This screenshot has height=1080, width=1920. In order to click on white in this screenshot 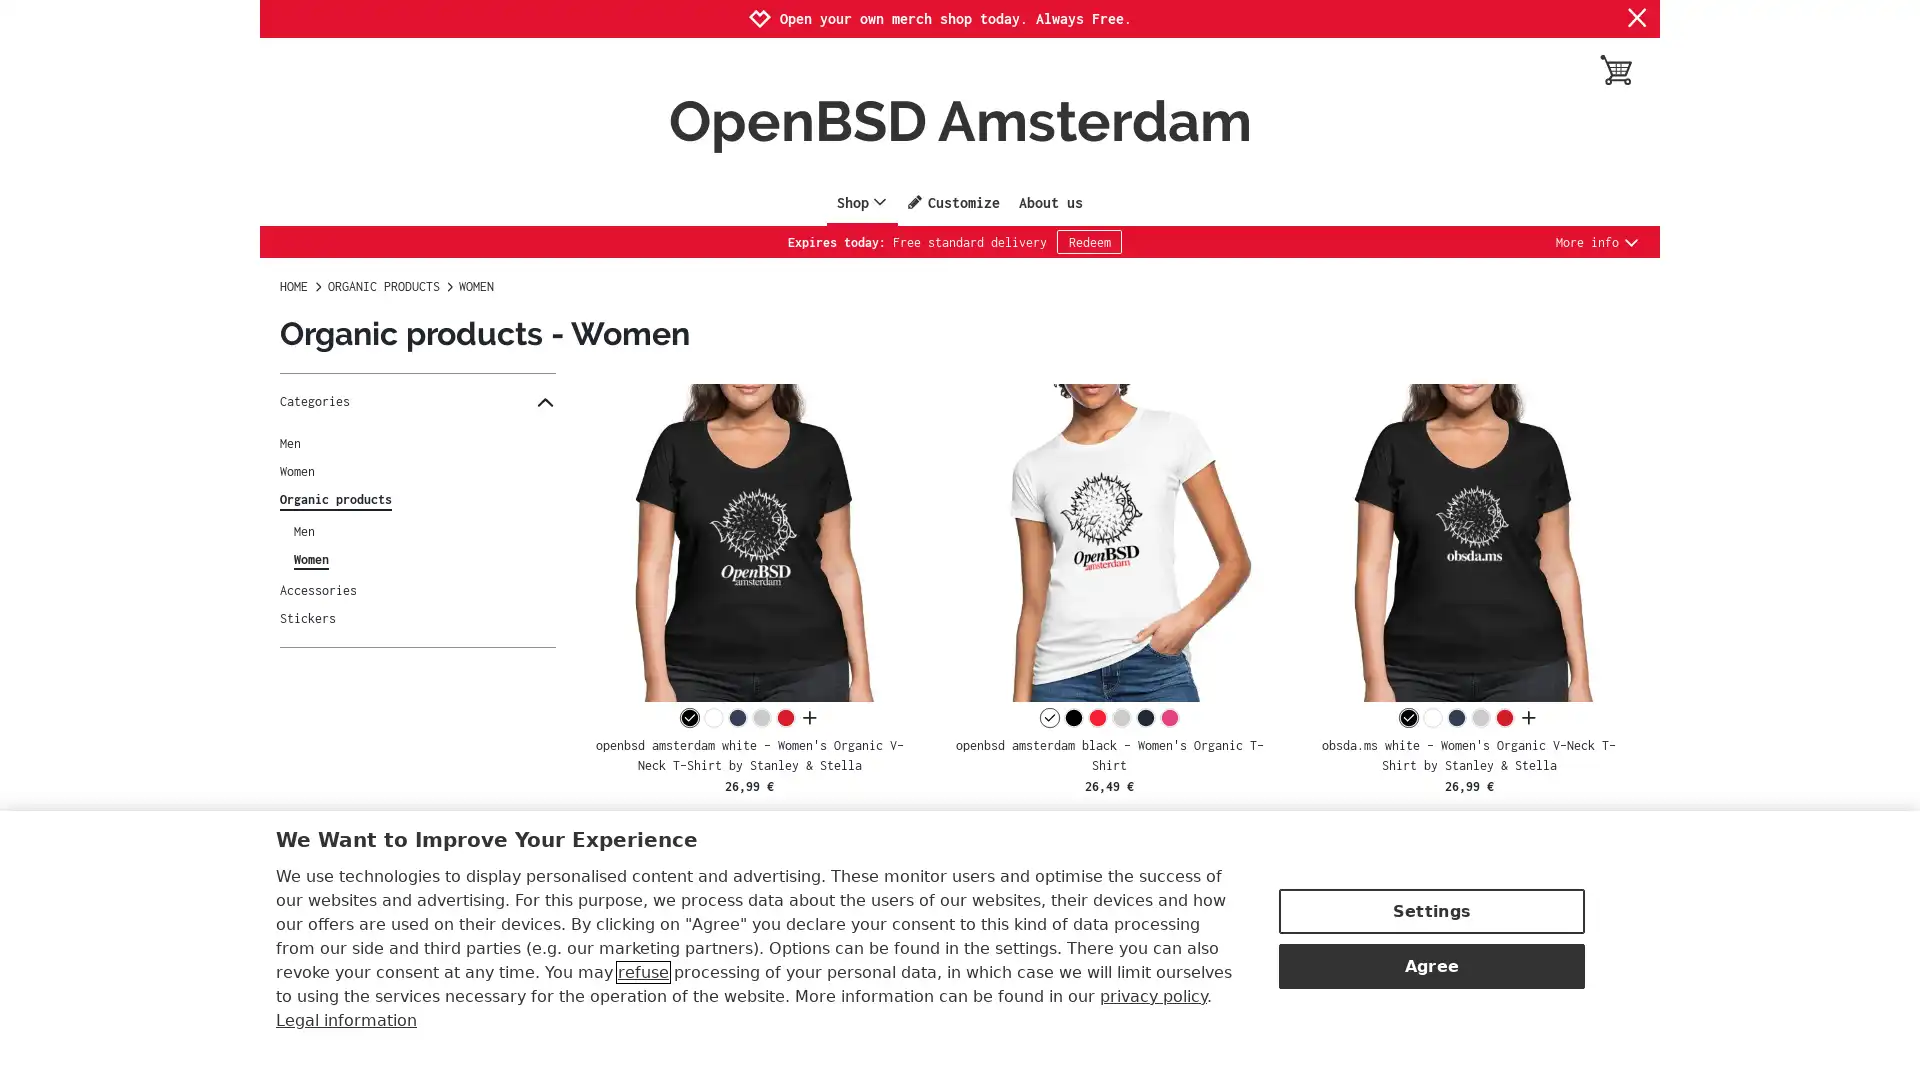, I will do `click(1048, 717)`.